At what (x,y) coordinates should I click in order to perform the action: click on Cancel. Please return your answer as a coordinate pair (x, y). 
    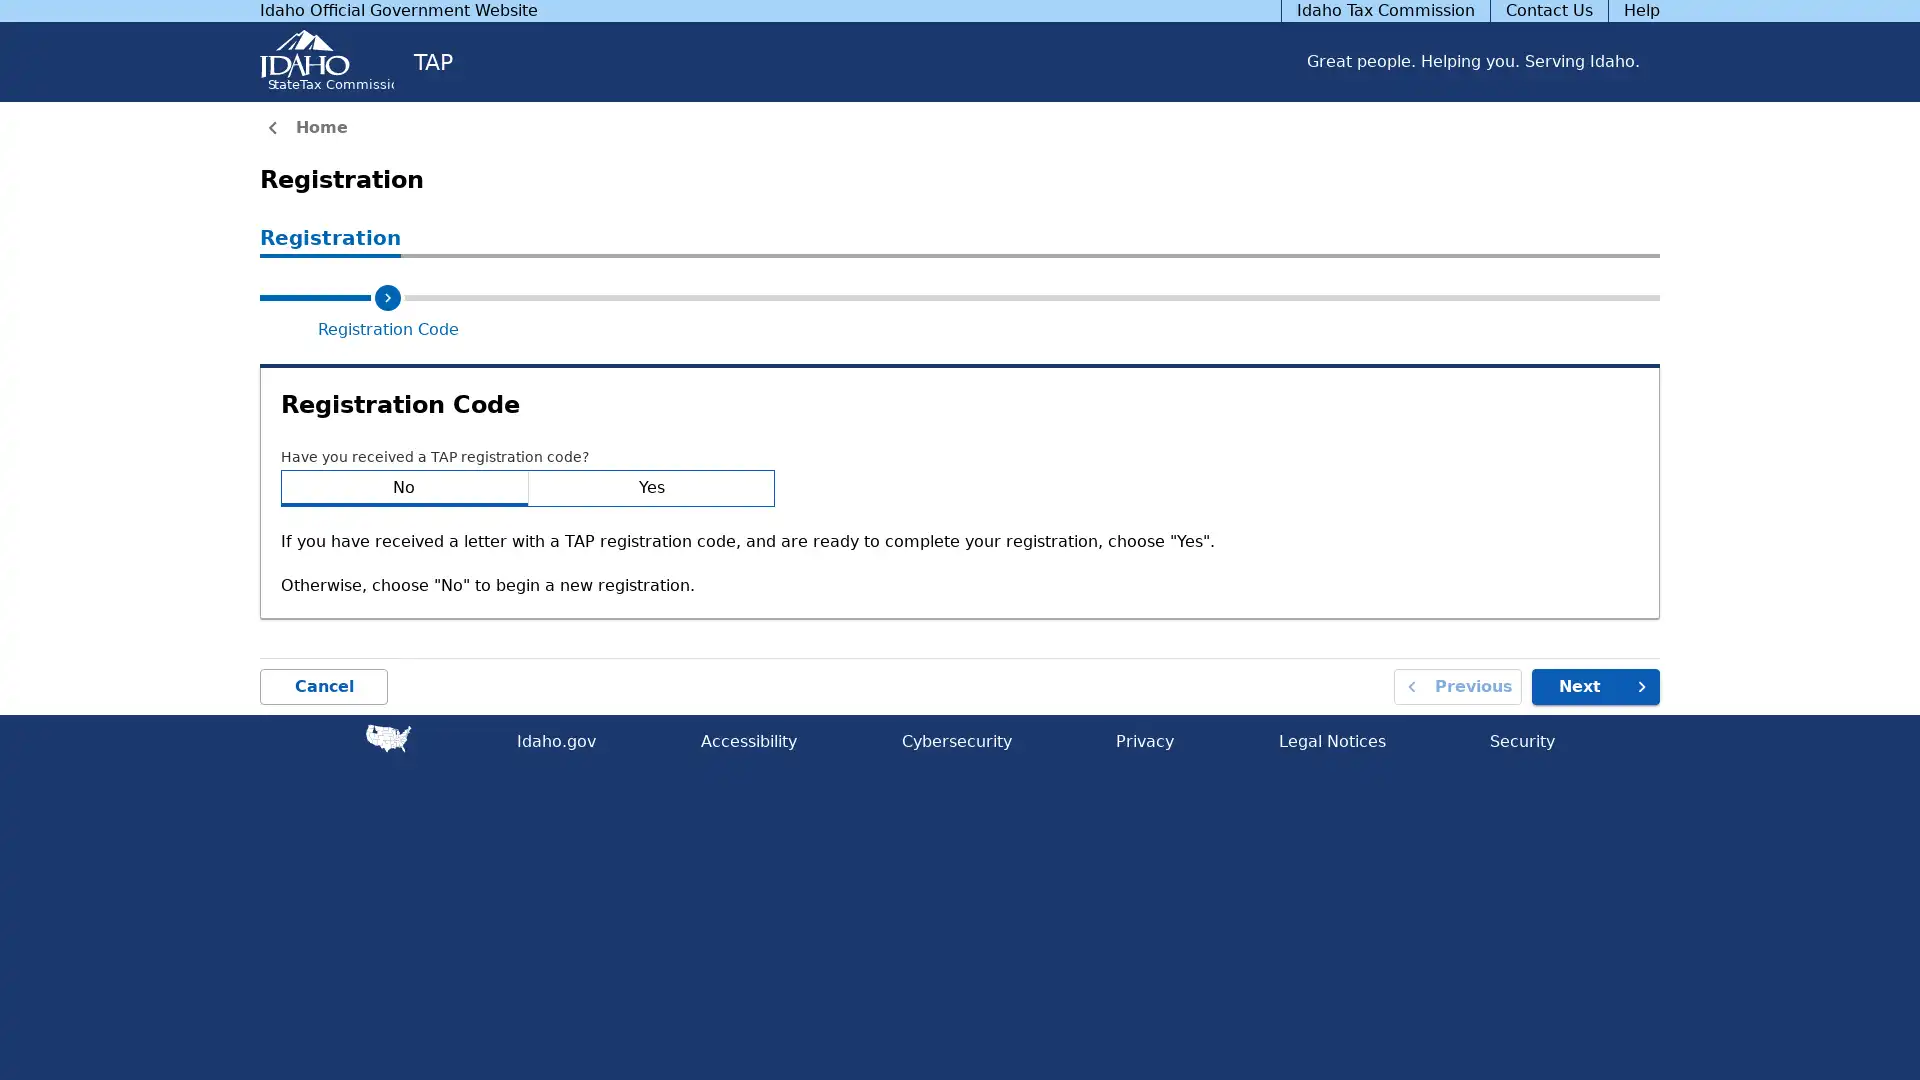
    Looking at the image, I should click on (324, 685).